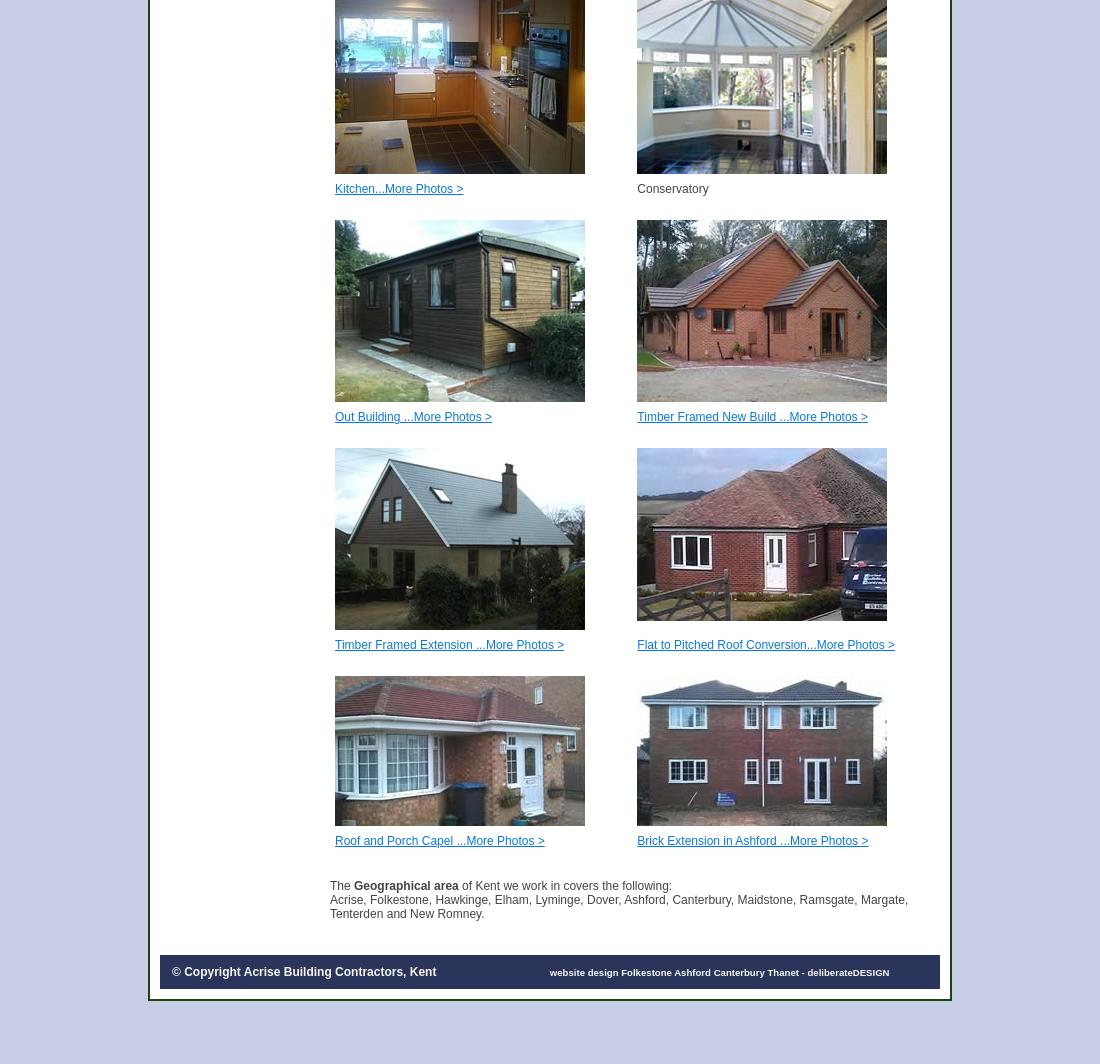 This screenshot has width=1100, height=1064. I want to click on 'Acrise, Folkestone, Hawkinge, Elham, Lyminge, Dover, Ashford, Canterbury, Maidstone,  Ramsgate, Margate, Tenterden and New Romney.', so click(329, 906).